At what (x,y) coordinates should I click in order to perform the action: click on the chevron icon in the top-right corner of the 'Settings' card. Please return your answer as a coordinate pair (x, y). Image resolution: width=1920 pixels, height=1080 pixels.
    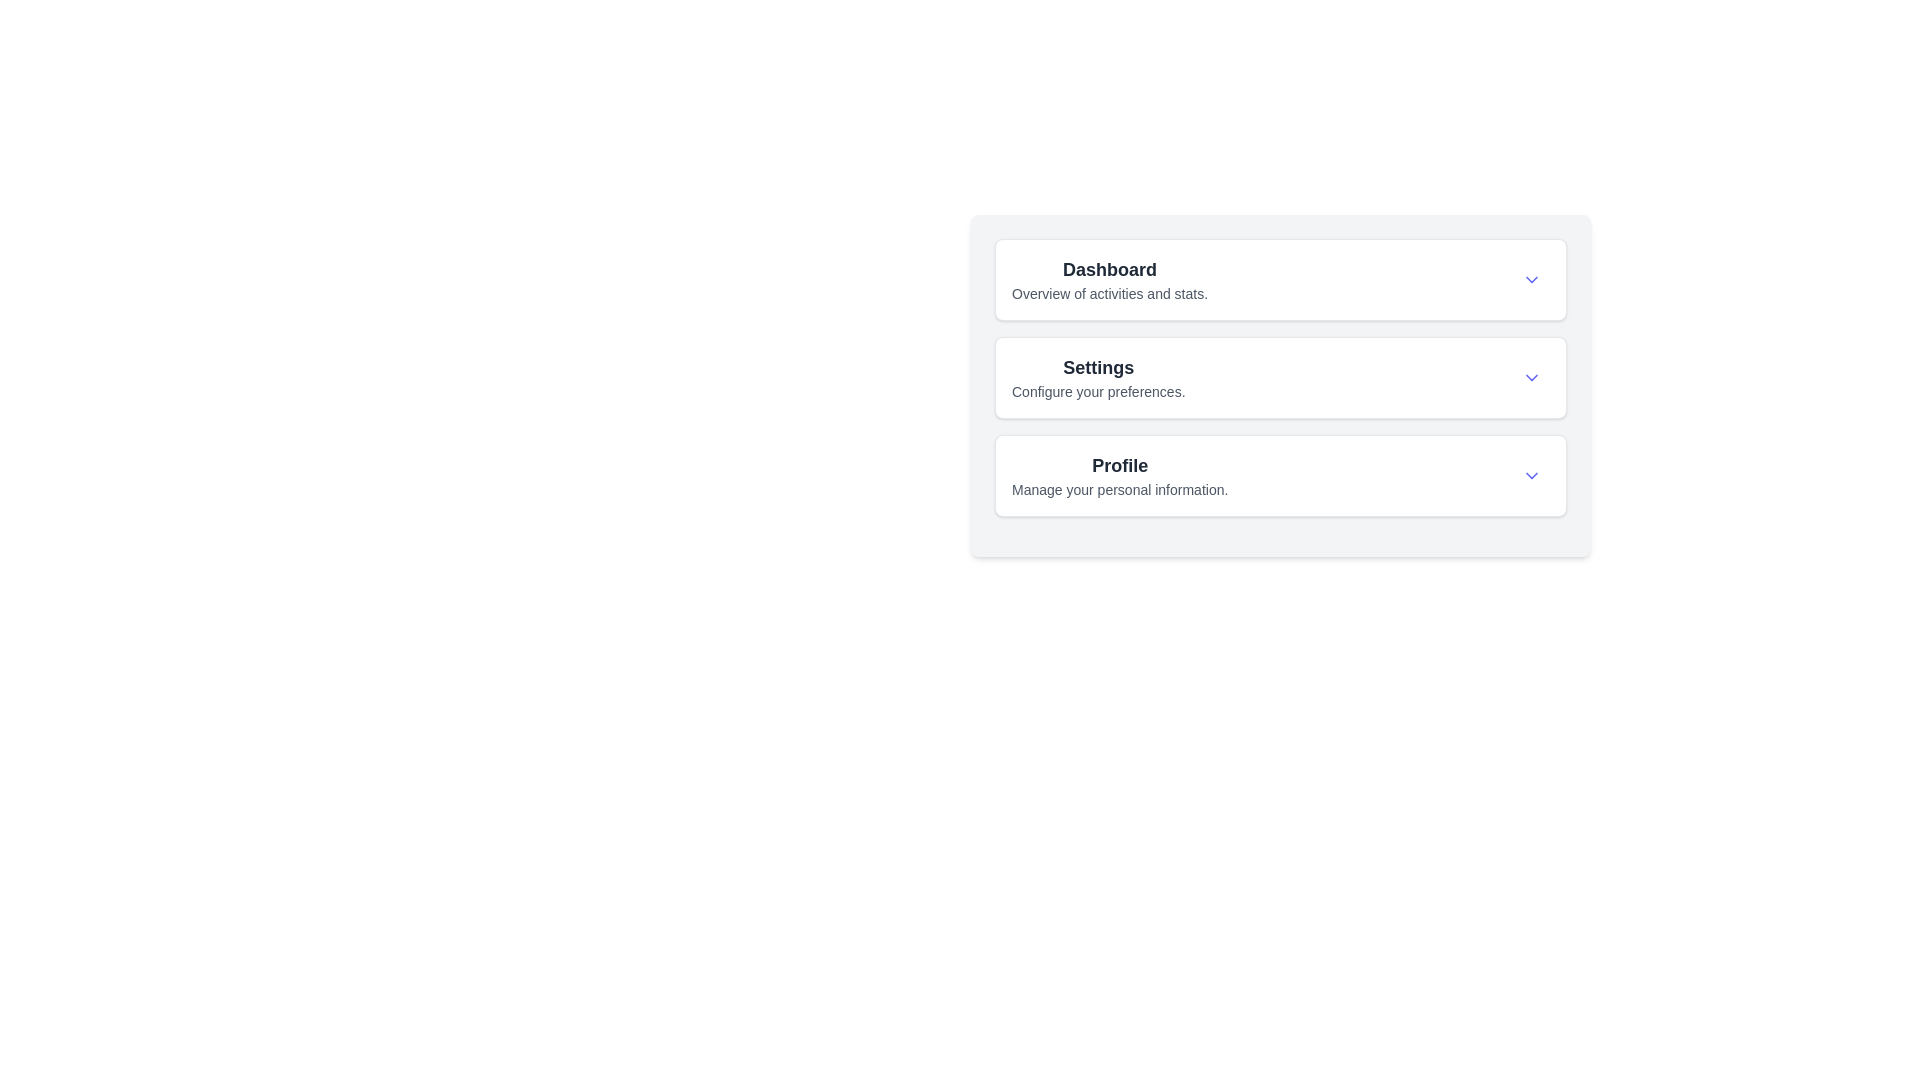
    Looking at the image, I should click on (1530, 378).